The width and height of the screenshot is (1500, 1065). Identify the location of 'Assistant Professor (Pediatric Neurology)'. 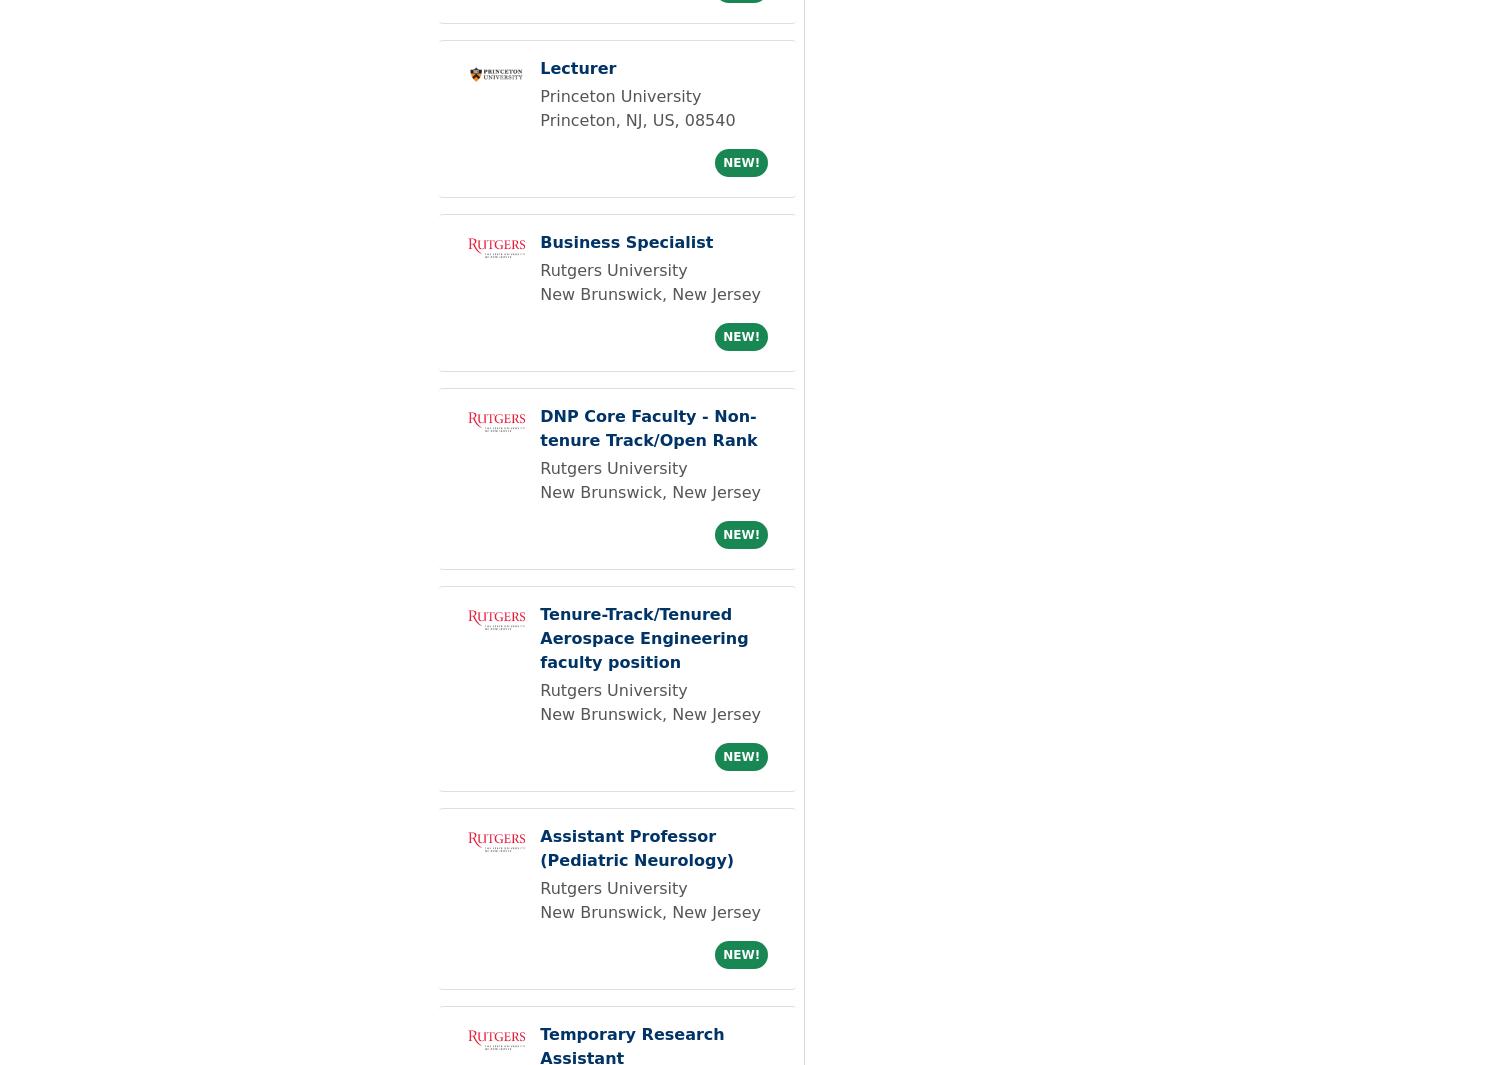
(540, 848).